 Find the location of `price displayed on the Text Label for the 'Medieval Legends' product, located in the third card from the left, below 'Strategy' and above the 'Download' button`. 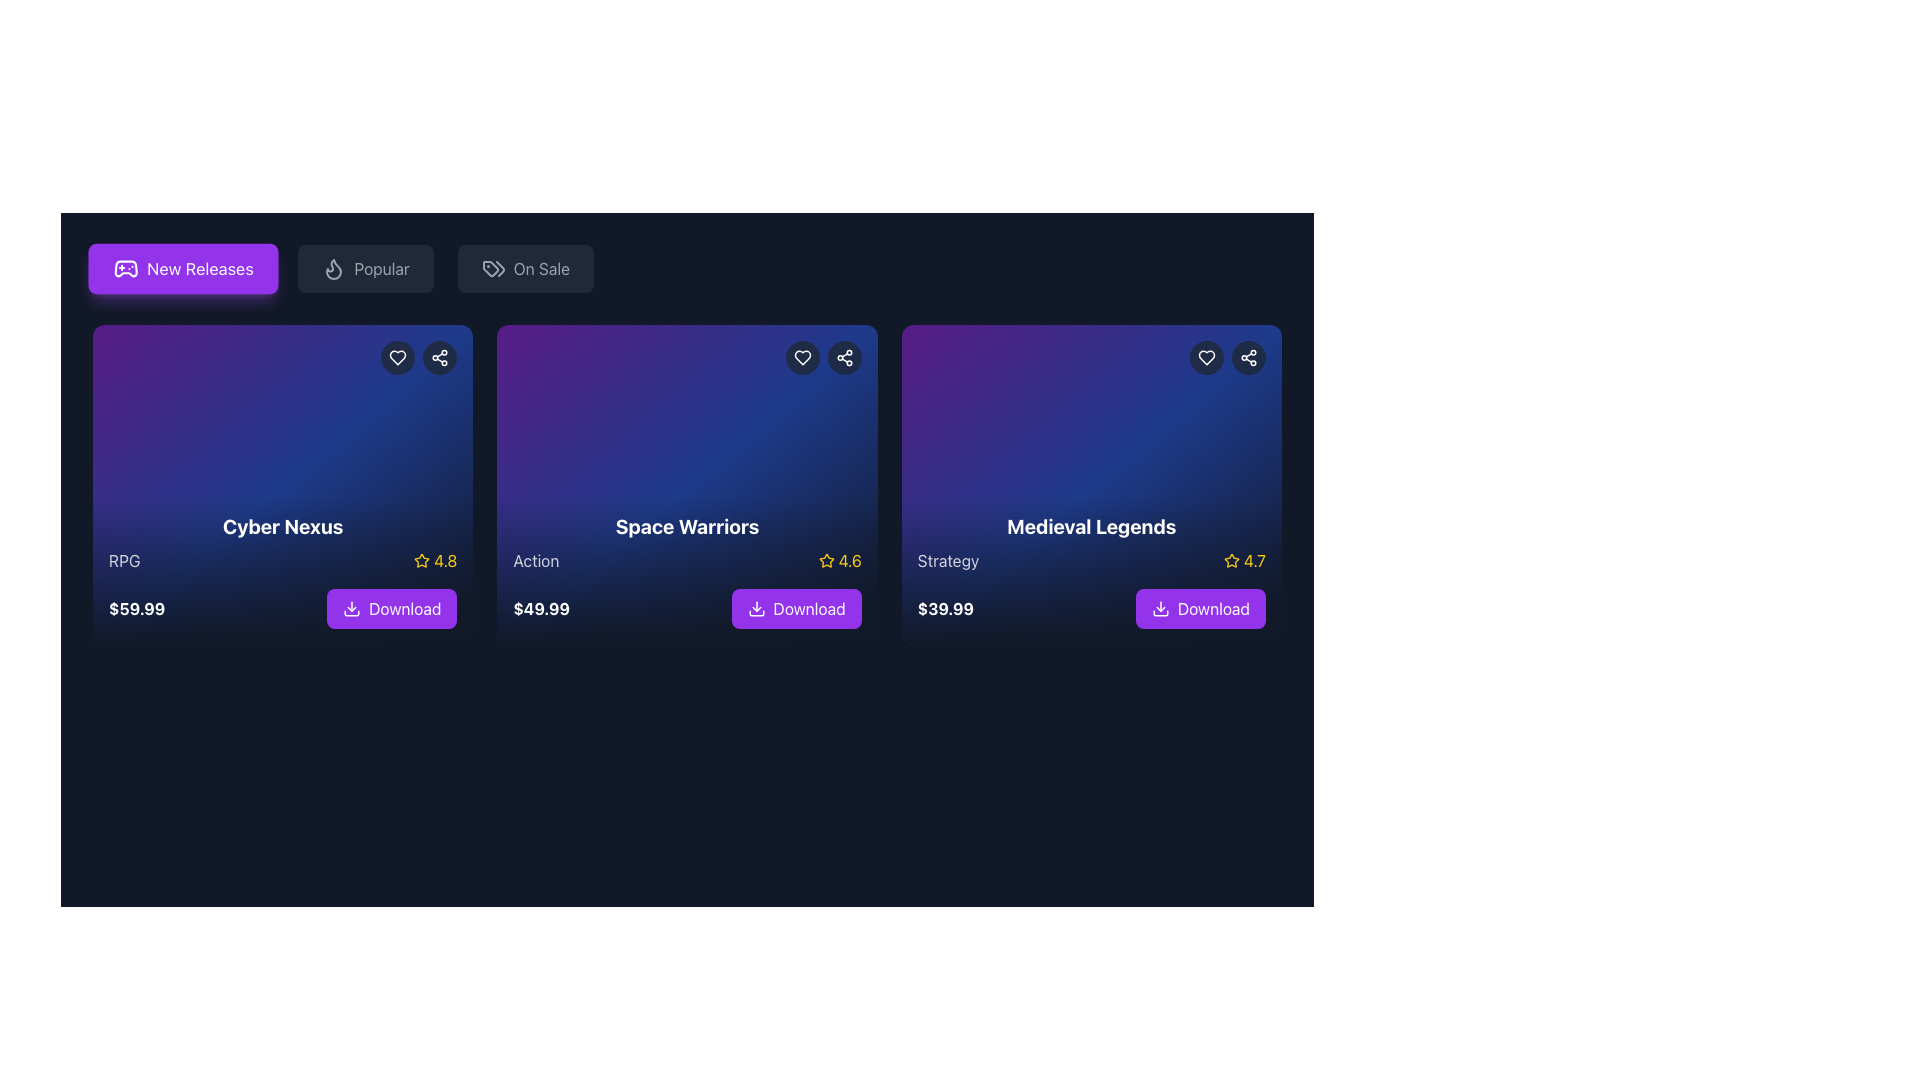

price displayed on the Text Label for the 'Medieval Legends' product, located in the third card from the left, below 'Strategy' and above the 'Download' button is located at coordinates (944, 608).